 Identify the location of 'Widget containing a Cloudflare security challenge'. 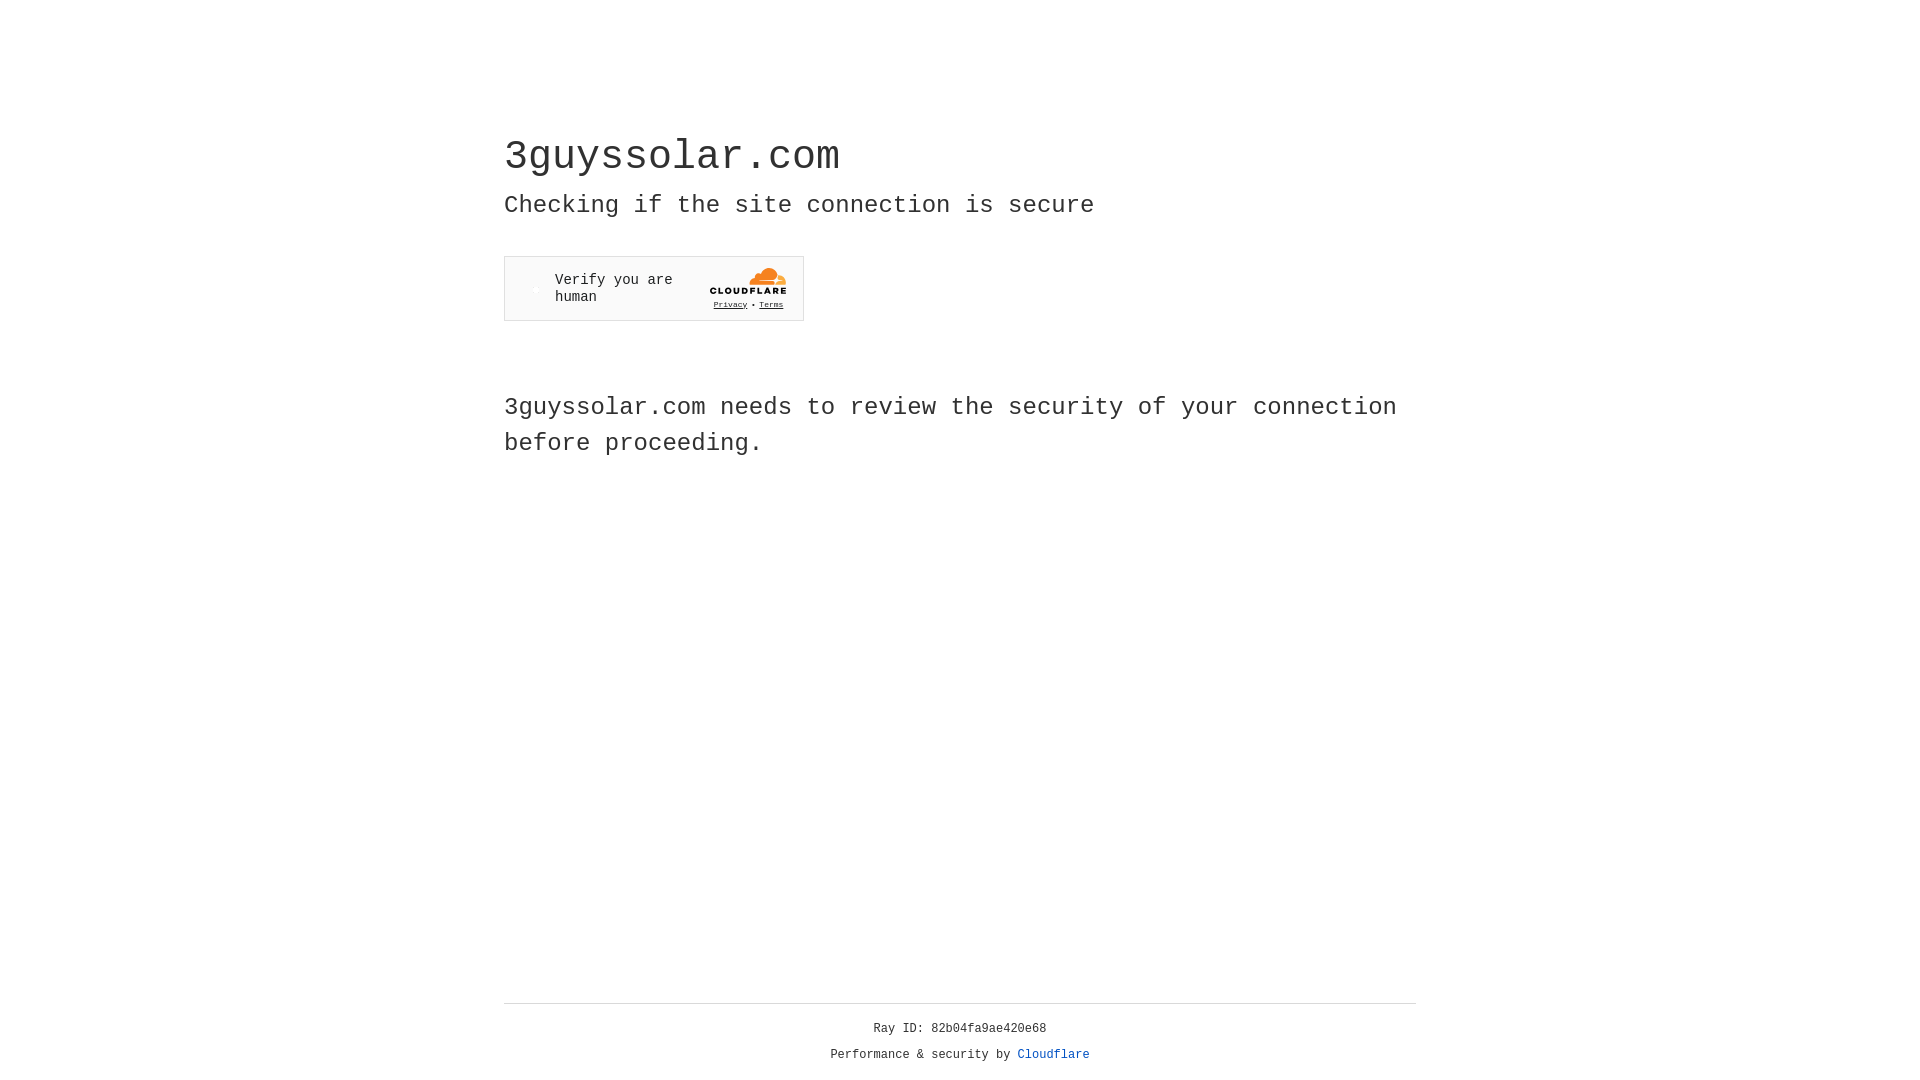
(653, 288).